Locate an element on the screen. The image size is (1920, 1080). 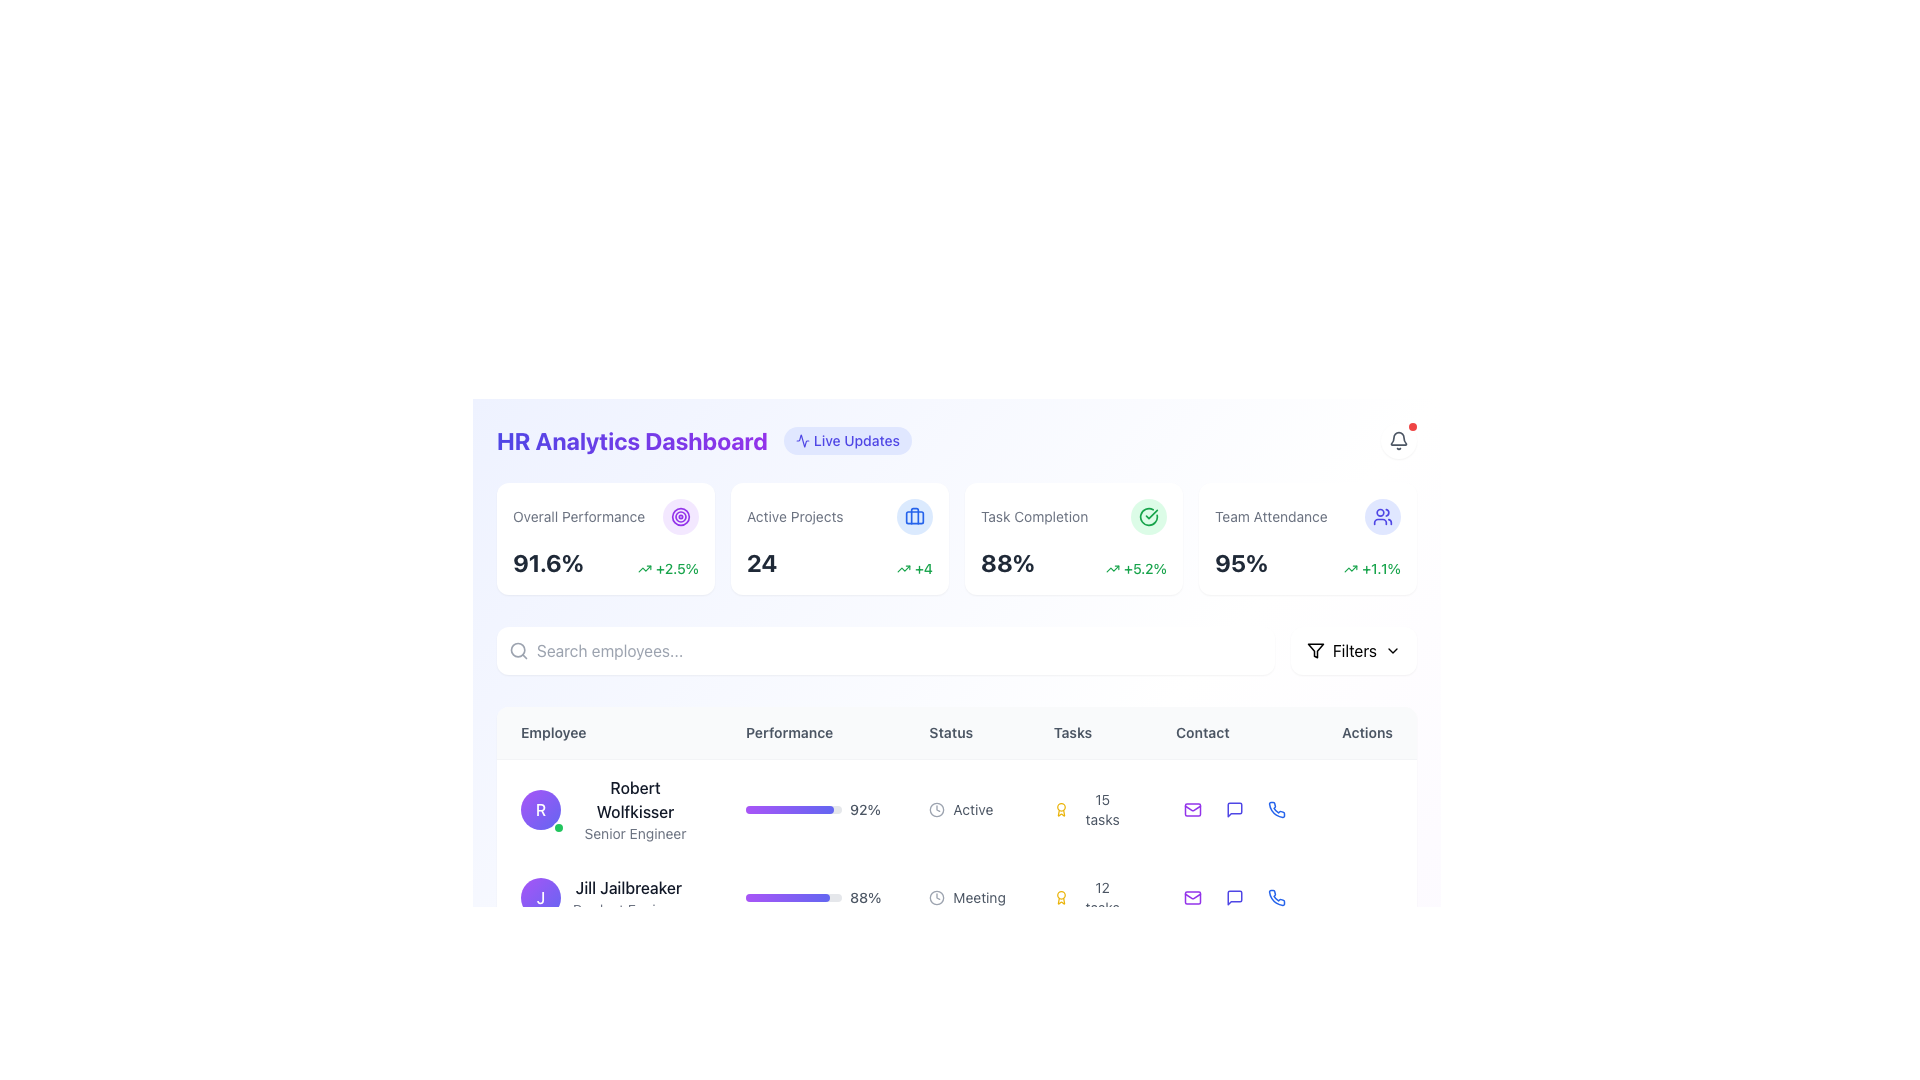
the task completion indicator icon located in the fourth box of the primary statistics section on the dashboard interface is located at coordinates (1148, 515).